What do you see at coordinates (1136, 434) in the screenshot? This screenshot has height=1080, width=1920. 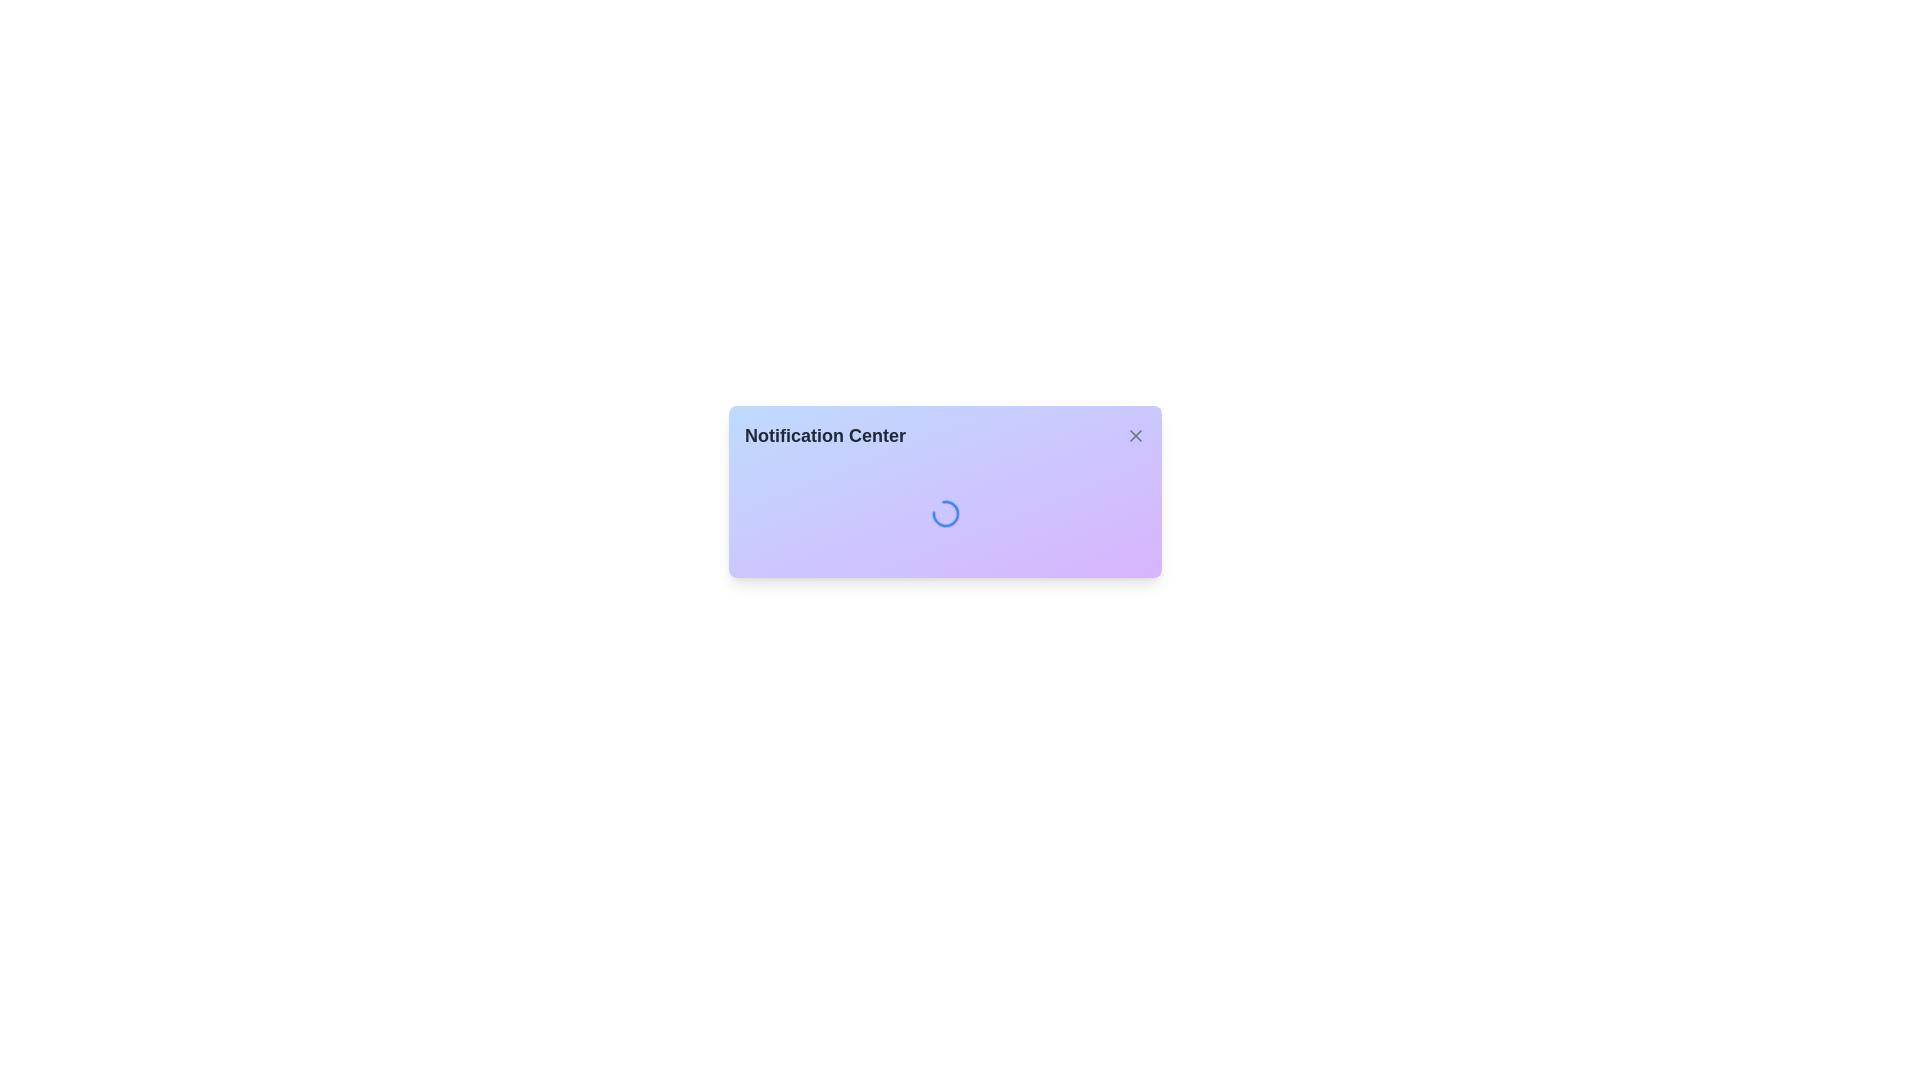 I see `the close icon located in the top-right corner of the 'Notification Center'` at bounding box center [1136, 434].